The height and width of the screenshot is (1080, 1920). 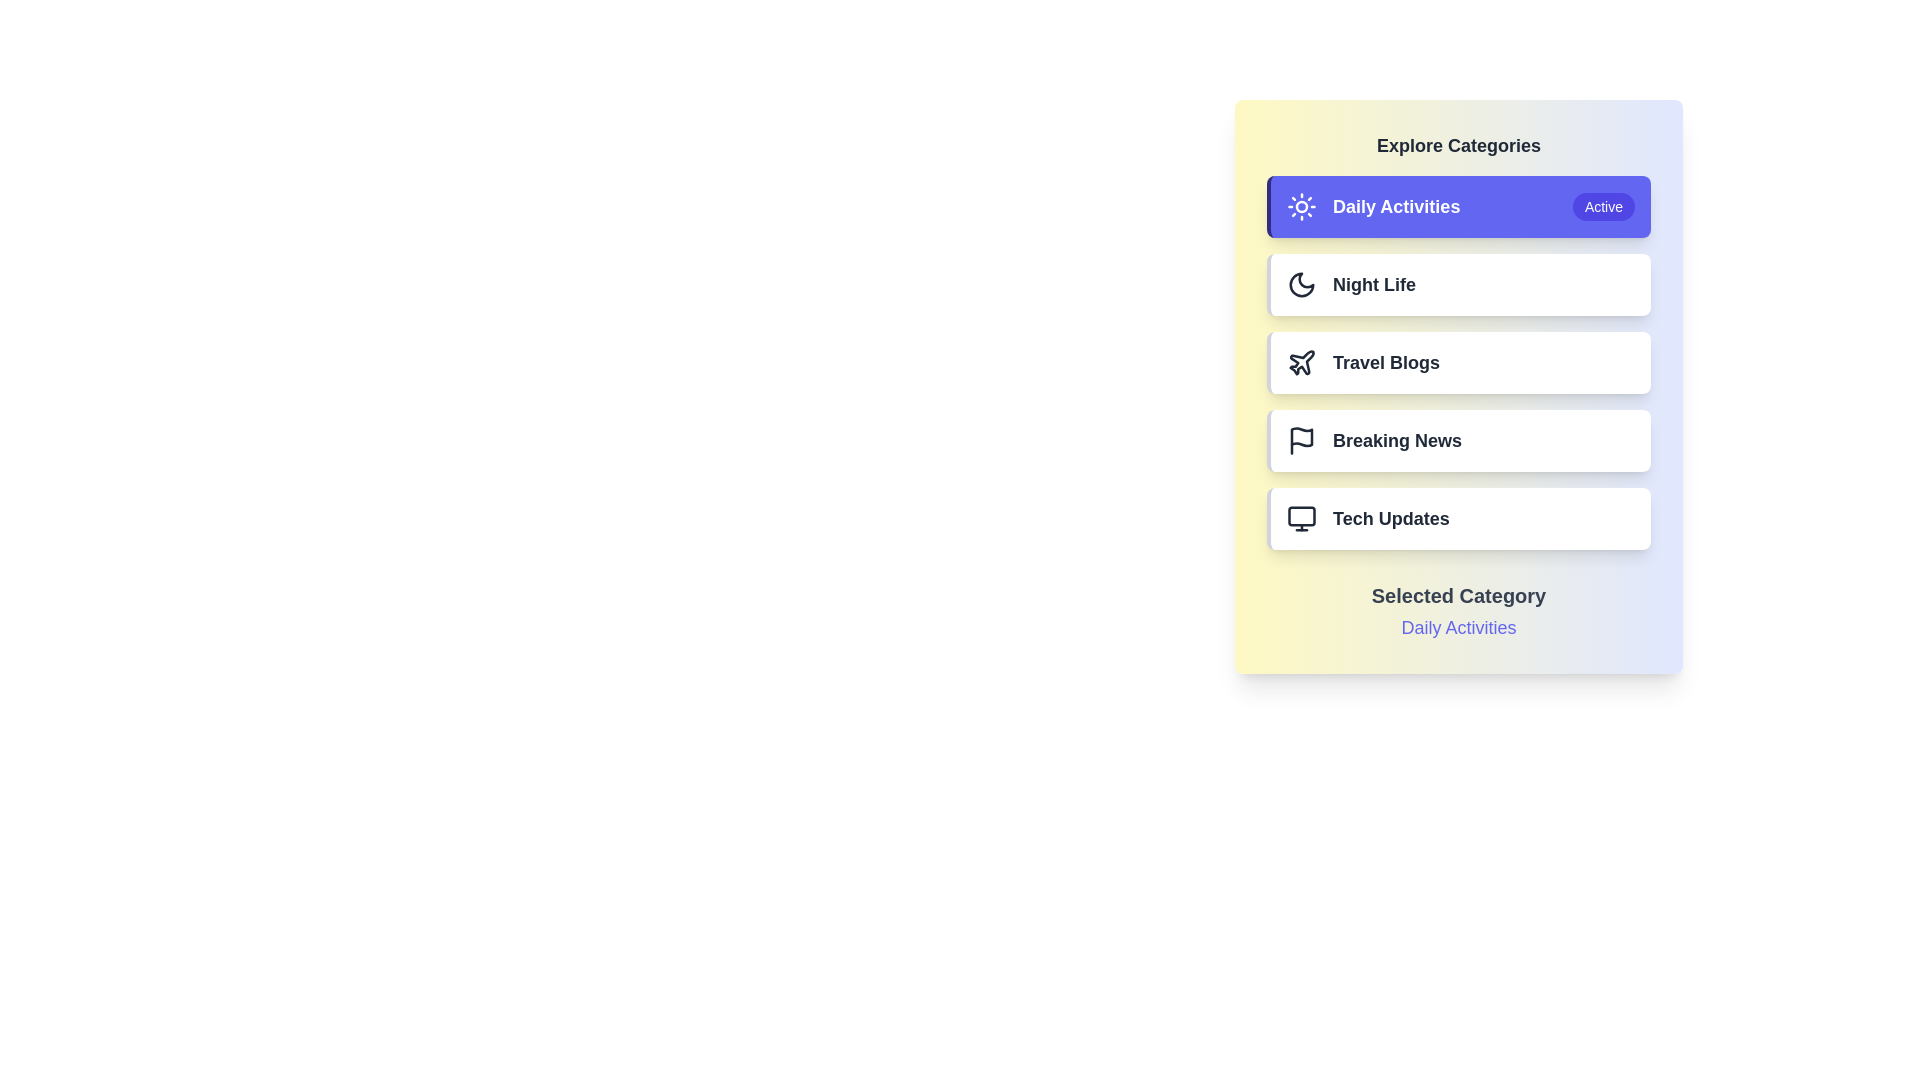 What do you see at coordinates (1459, 362) in the screenshot?
I see `the category button corresponding to Travel Blogs` at bounding box center [1459, 362].